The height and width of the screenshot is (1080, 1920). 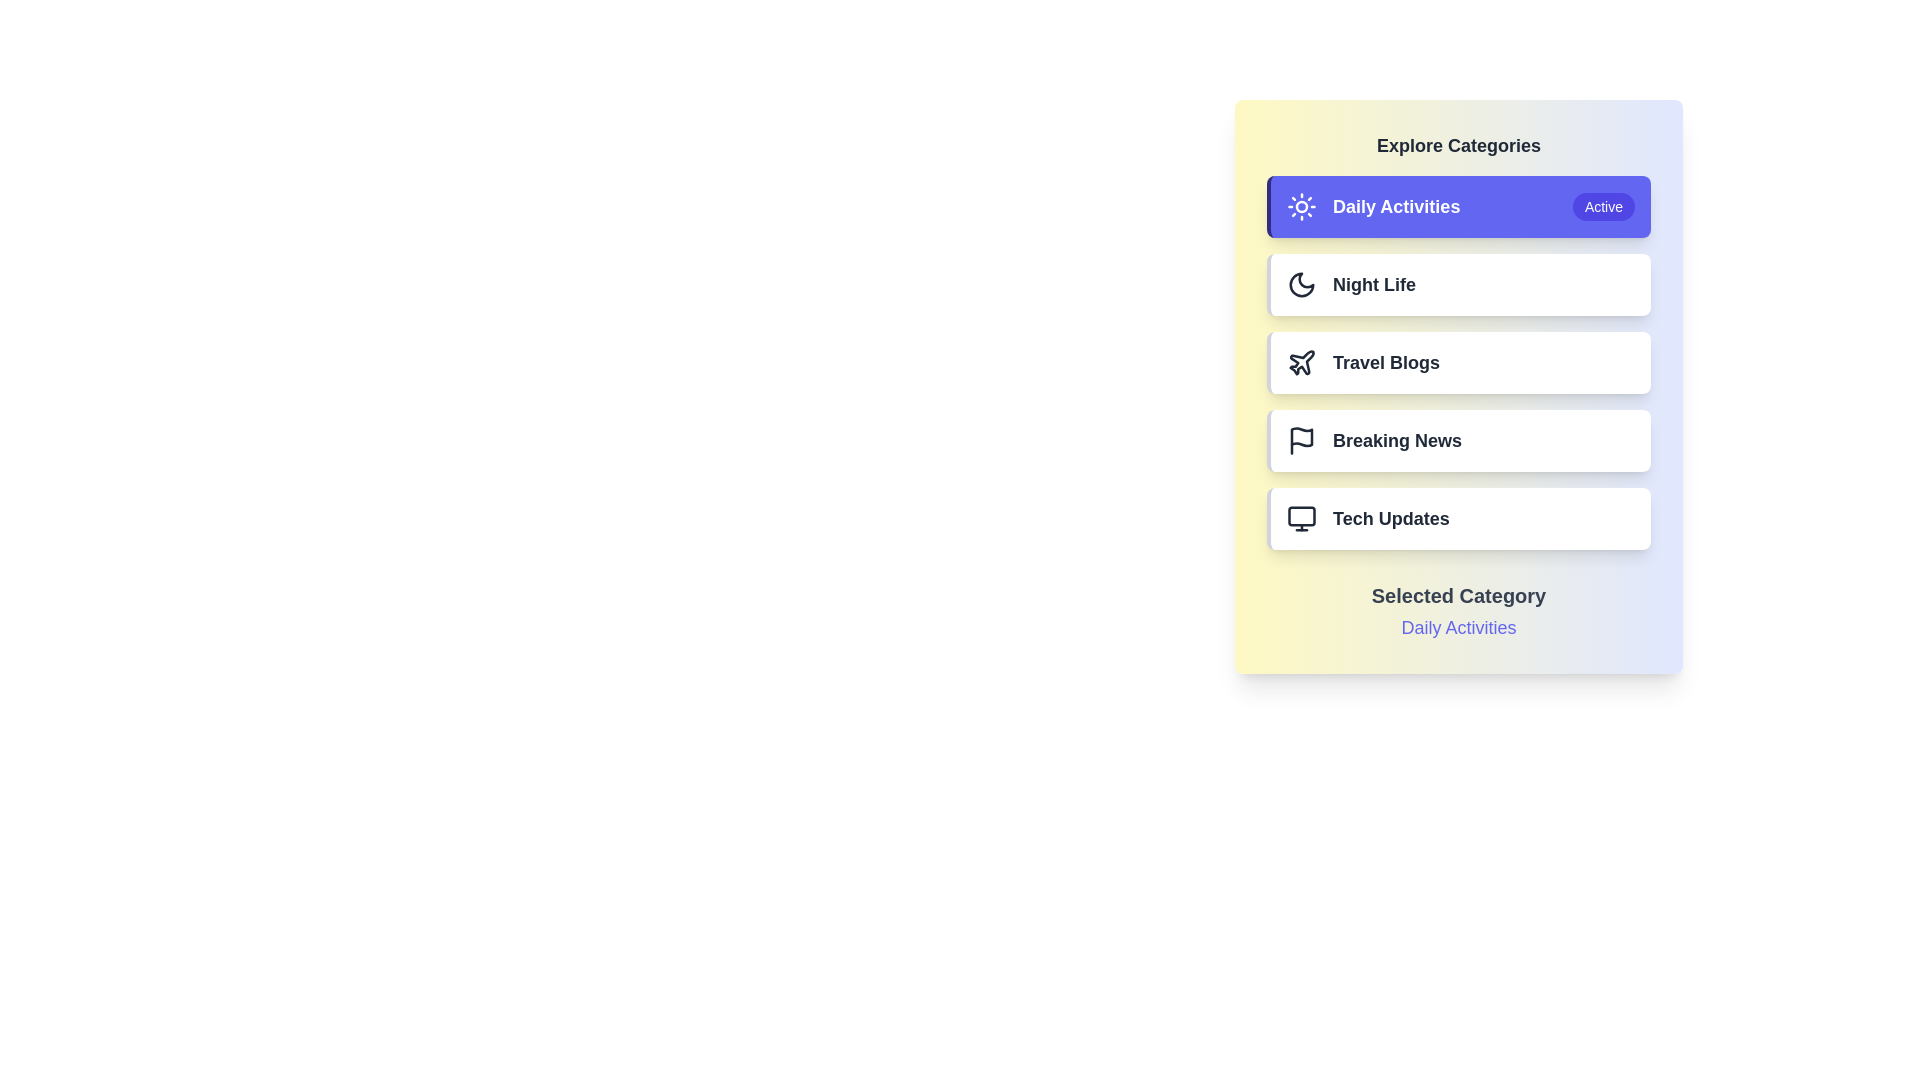 What do you see at coordinates (1459, 362) in the screenshot?
I see `the category button corresponding to Travel Blogs` at bounding box center [1459, 362].